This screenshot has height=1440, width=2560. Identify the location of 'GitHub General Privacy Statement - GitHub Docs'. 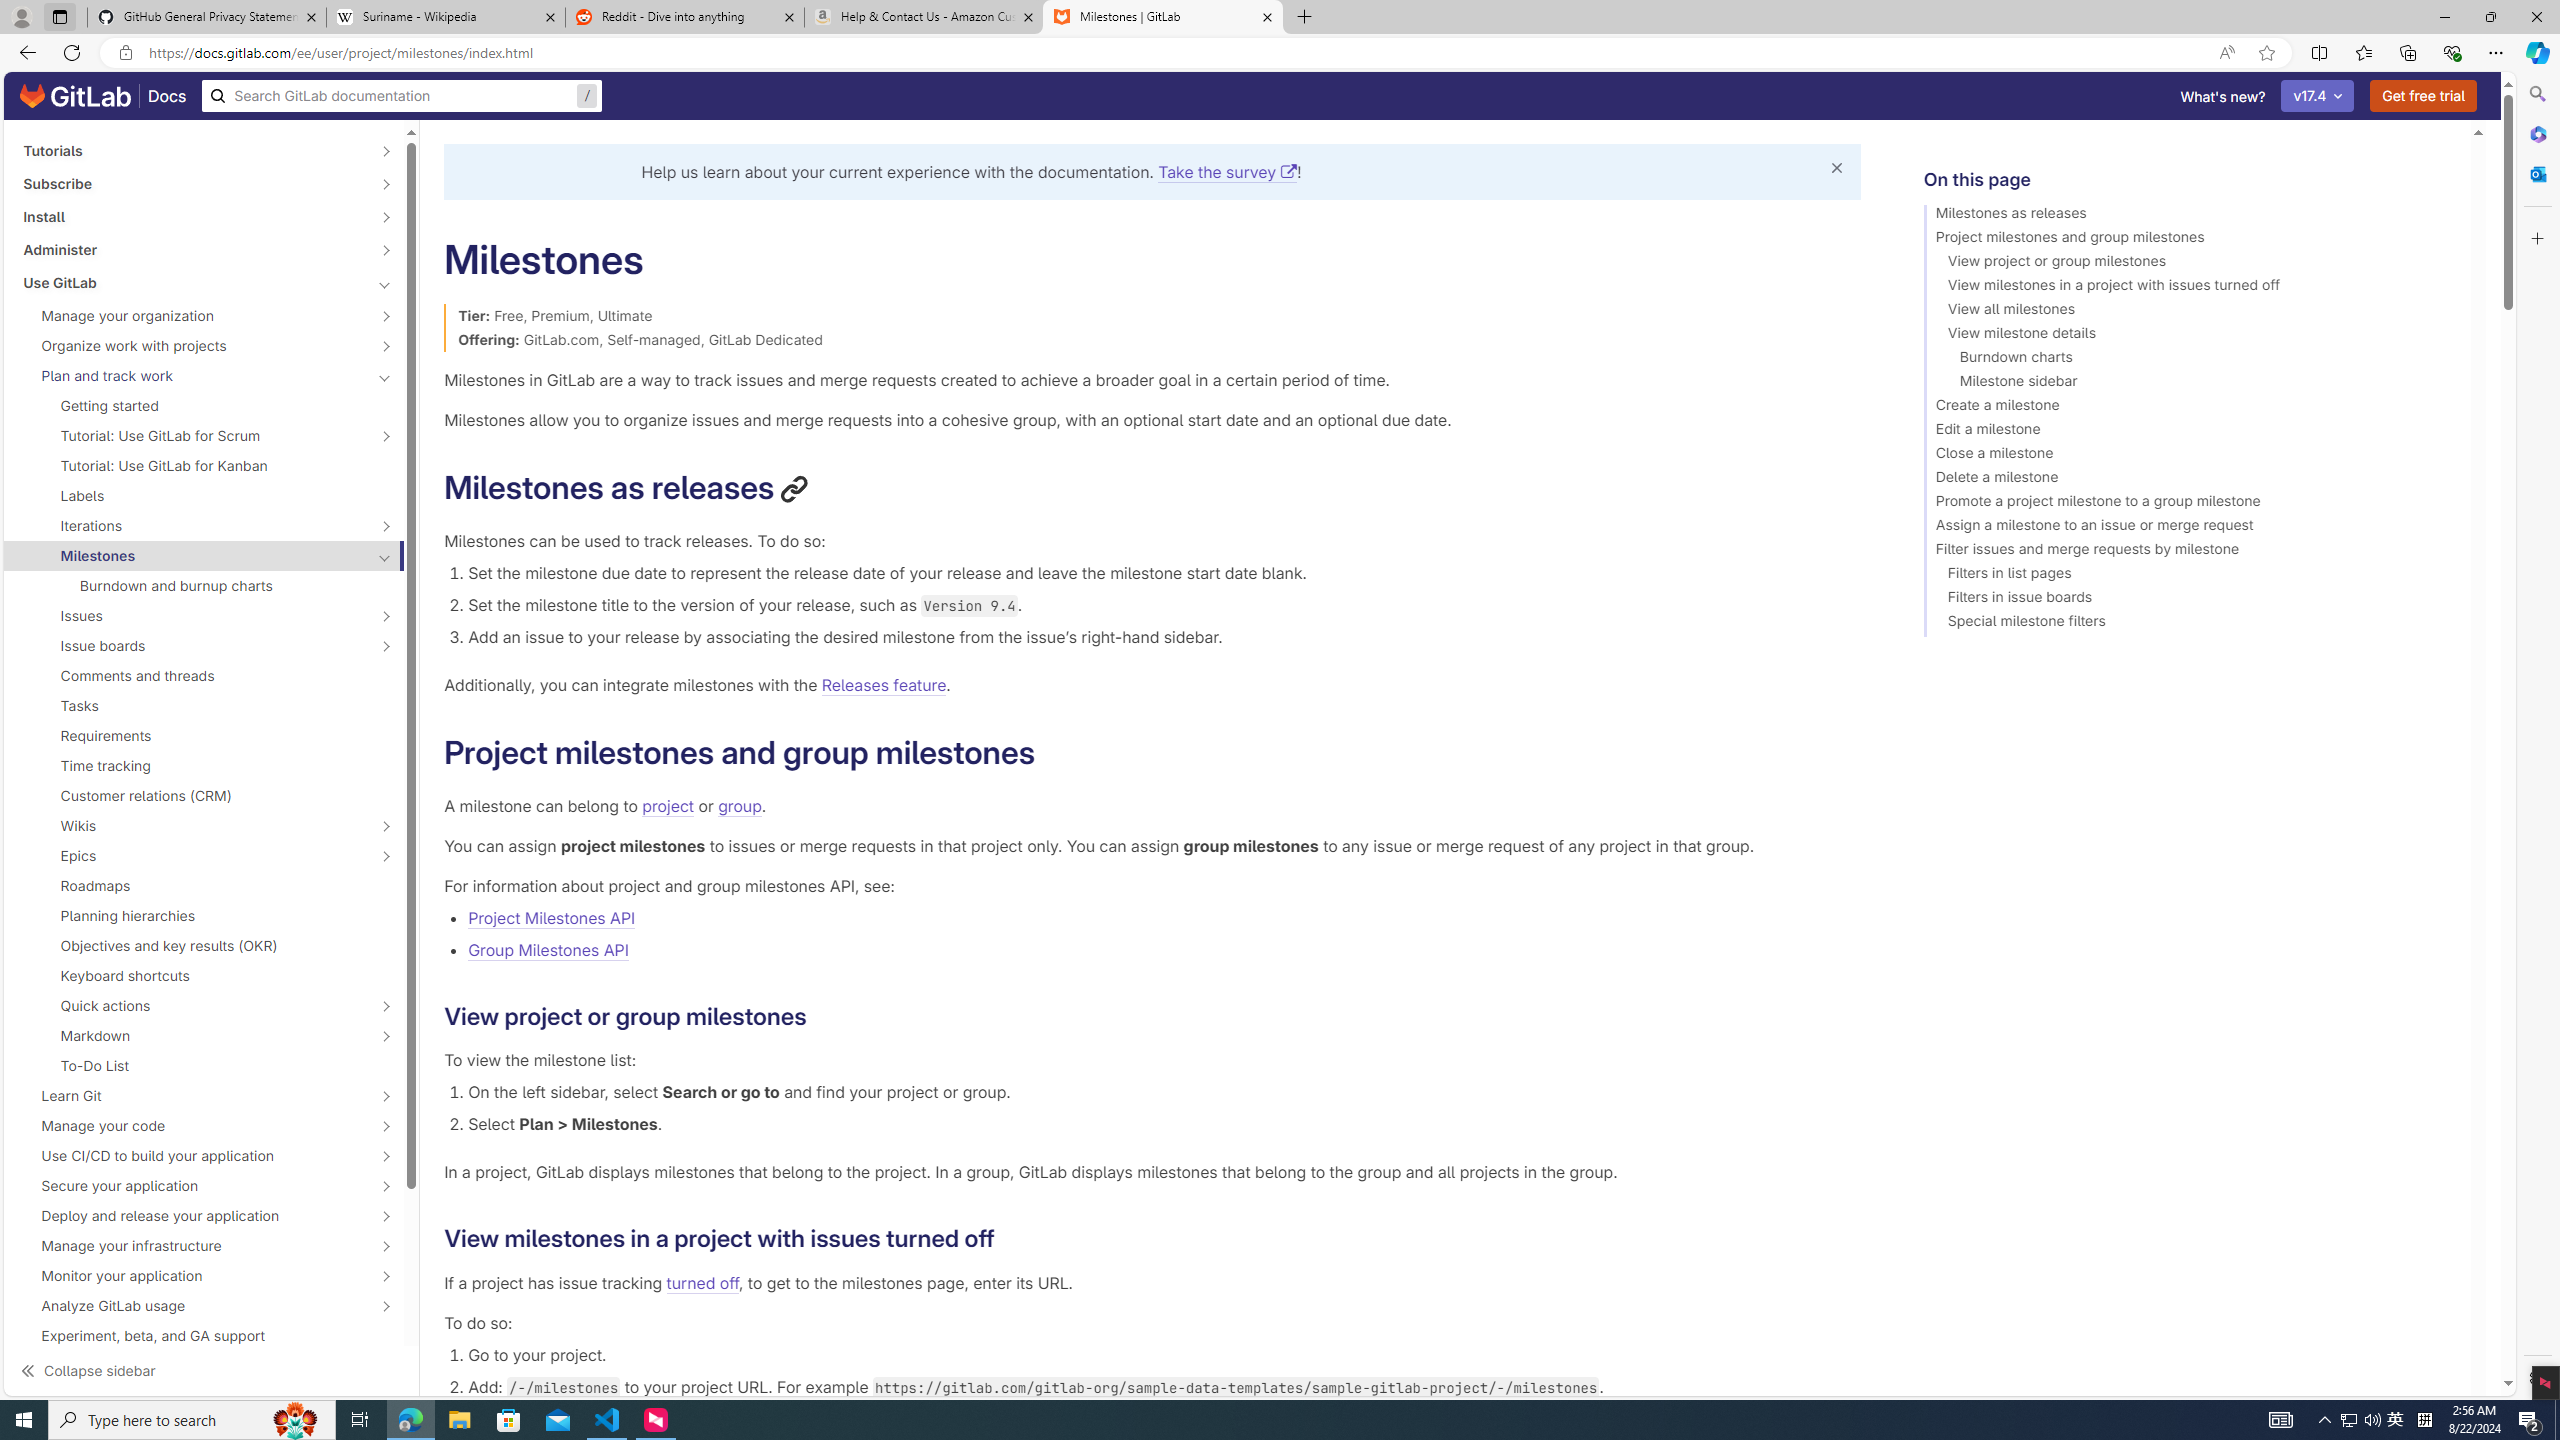
(207, 16).